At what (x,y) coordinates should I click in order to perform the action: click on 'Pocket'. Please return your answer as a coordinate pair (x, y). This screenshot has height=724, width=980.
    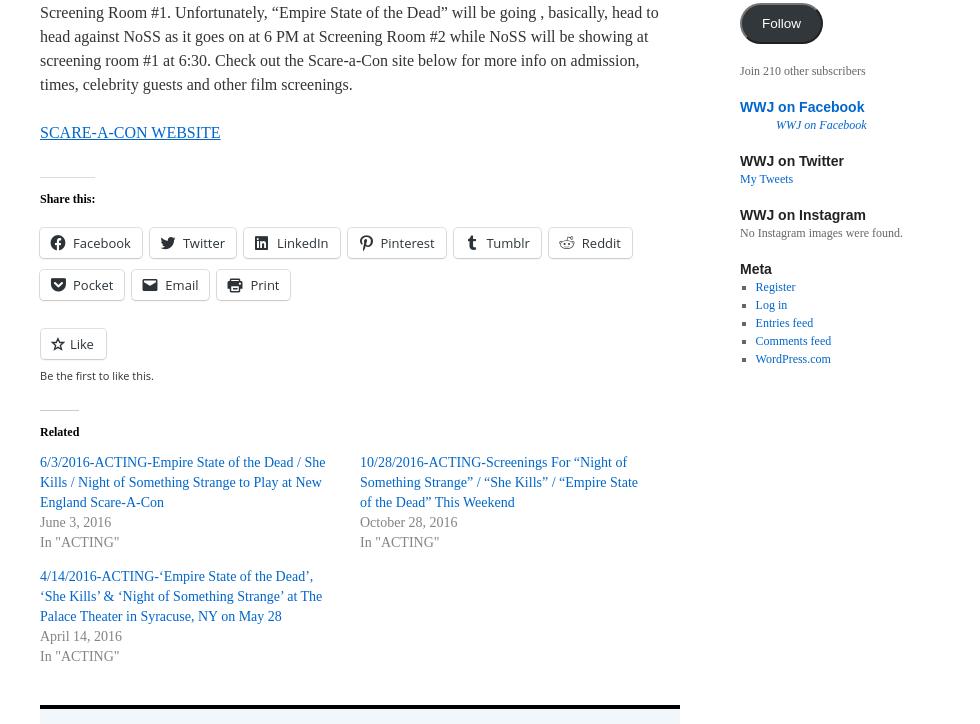
    Looking at the image, I should click on (93, 283).